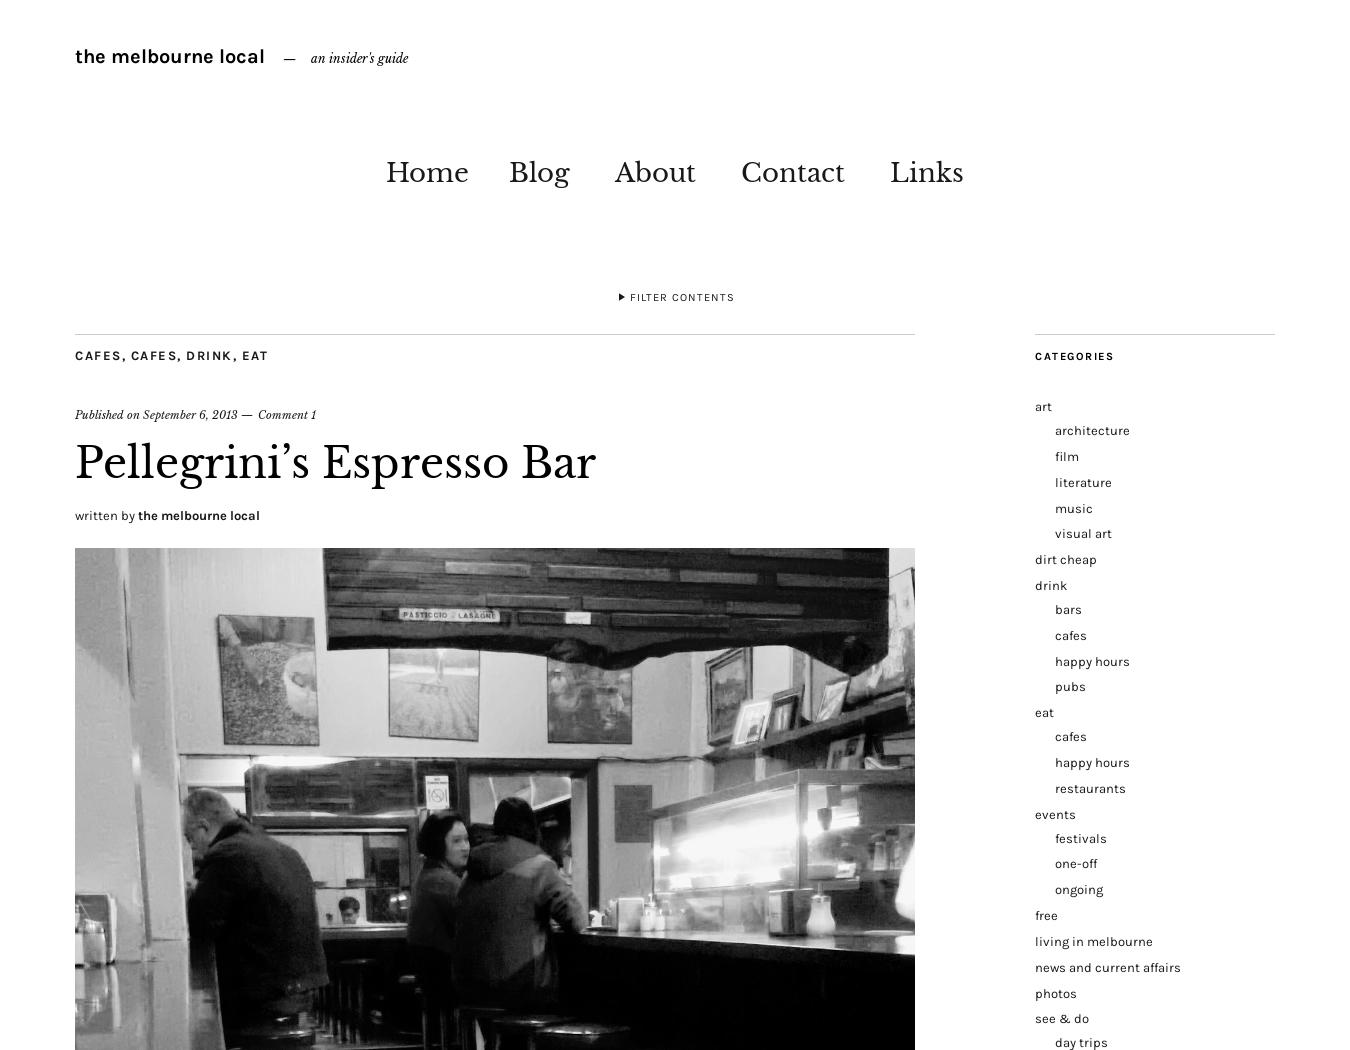 The height and width of the screenshot is (1050, 1350). Describe the element at coordinates (1080, 837) in the screenshot. I see `'festivals'` at that location.